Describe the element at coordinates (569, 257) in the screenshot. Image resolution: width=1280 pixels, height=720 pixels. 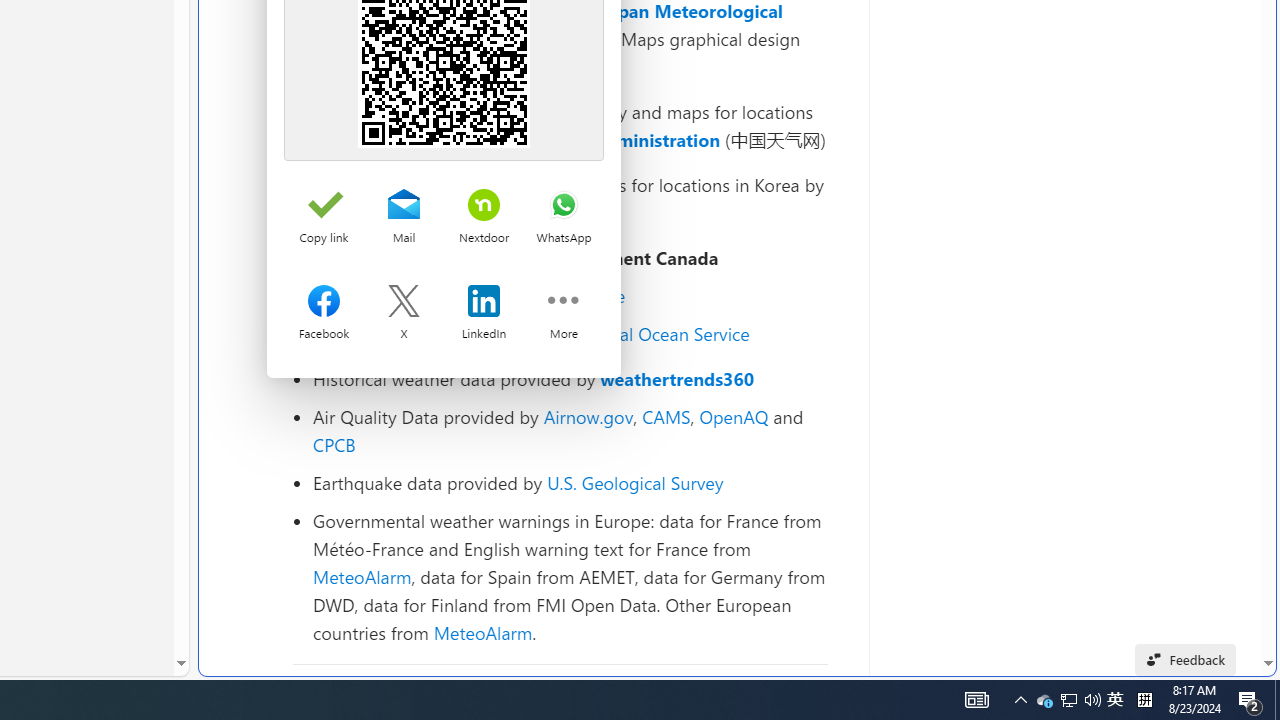
I see `'Canadian radar map data by Environment Canada'` at that location.